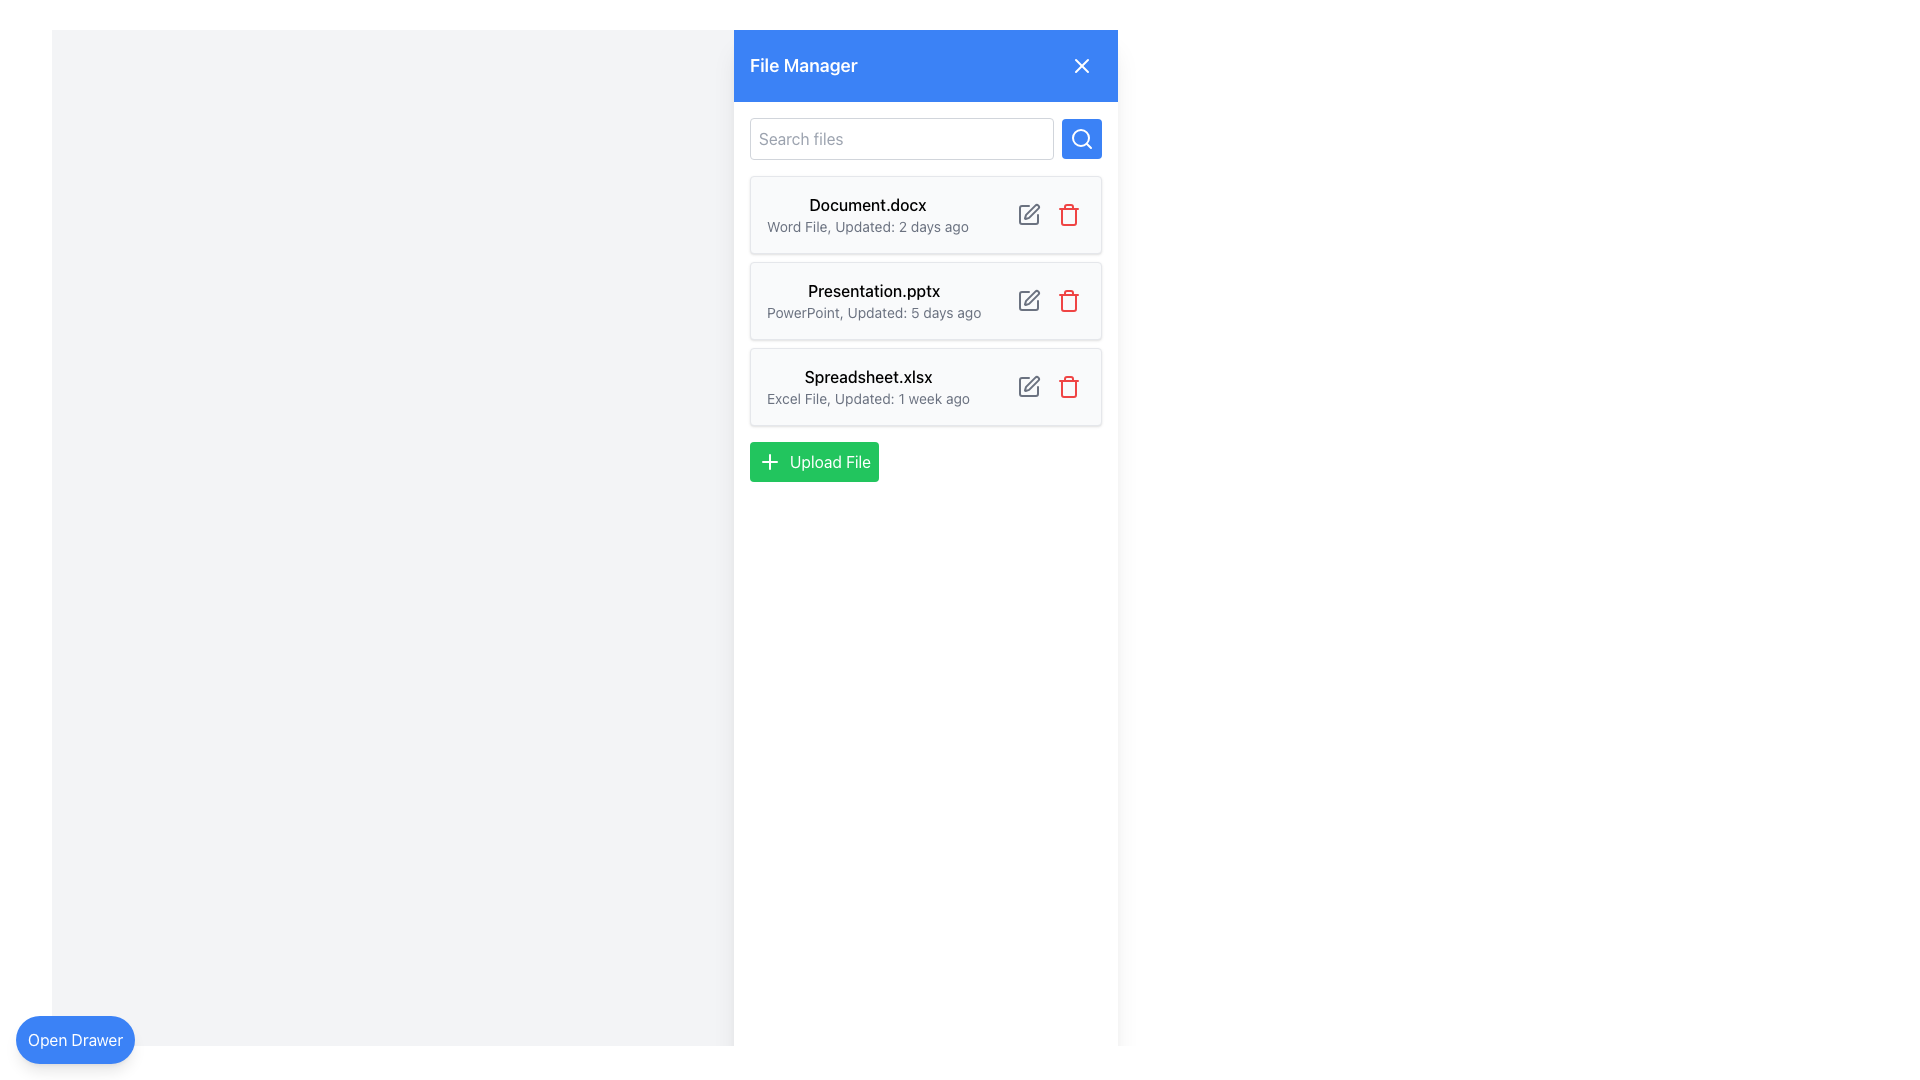 This screenshot has width=1920, height=1080. What do you see at coordinates (1068, 215) in the screenshot?
I see `the delete button located in the top-right corner of the row displaying the file named 'Document.docx'` at bounding box center [1068, 215].